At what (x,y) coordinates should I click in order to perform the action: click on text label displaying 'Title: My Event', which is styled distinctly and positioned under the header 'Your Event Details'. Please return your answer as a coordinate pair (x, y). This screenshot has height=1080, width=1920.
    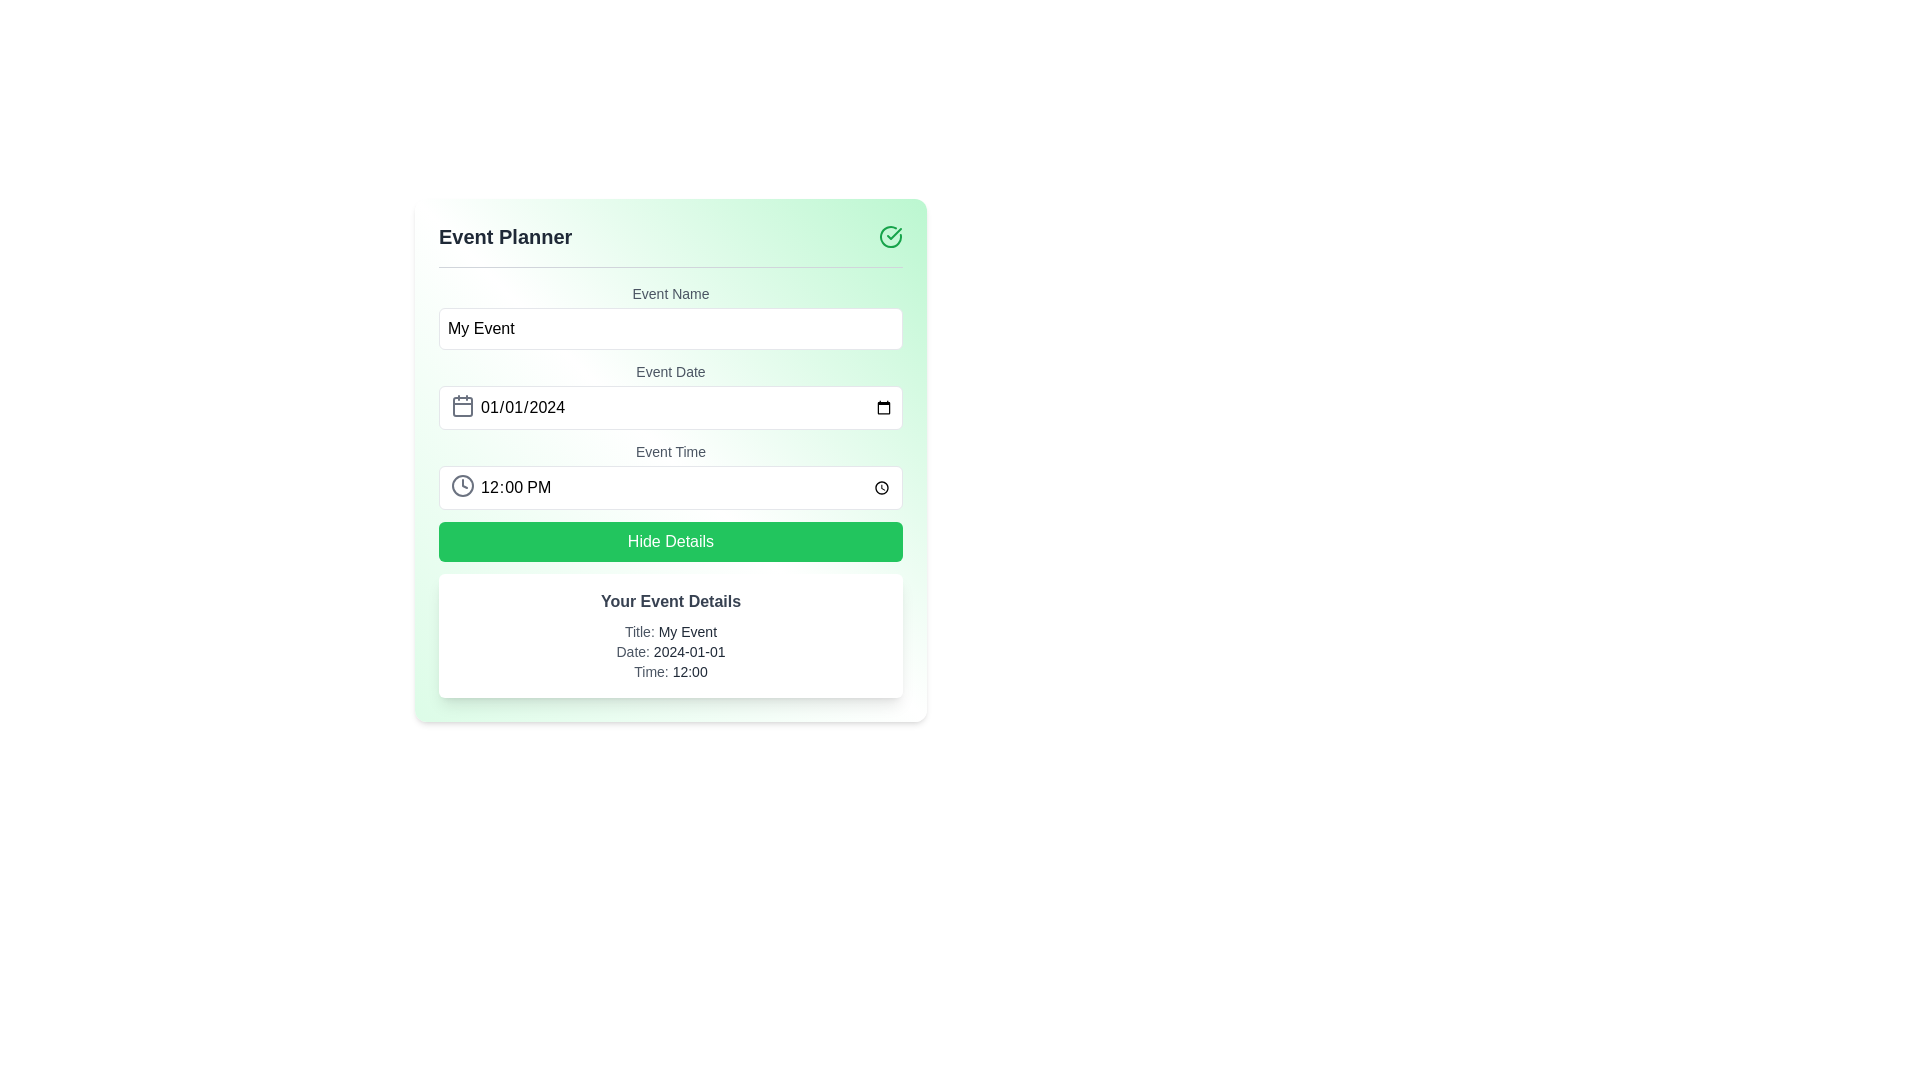
    Looking at the image, I should click on (671, 632).